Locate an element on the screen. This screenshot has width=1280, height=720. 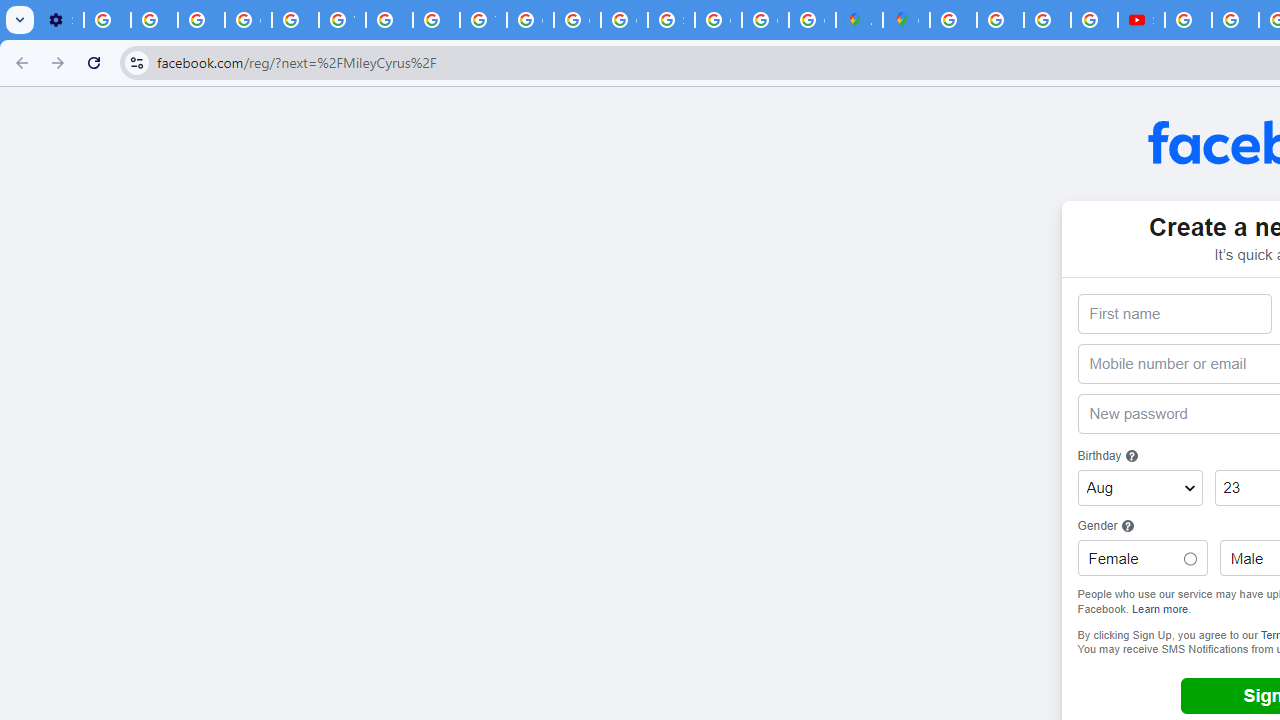
'View site information' is located at coordinates (135, 61).